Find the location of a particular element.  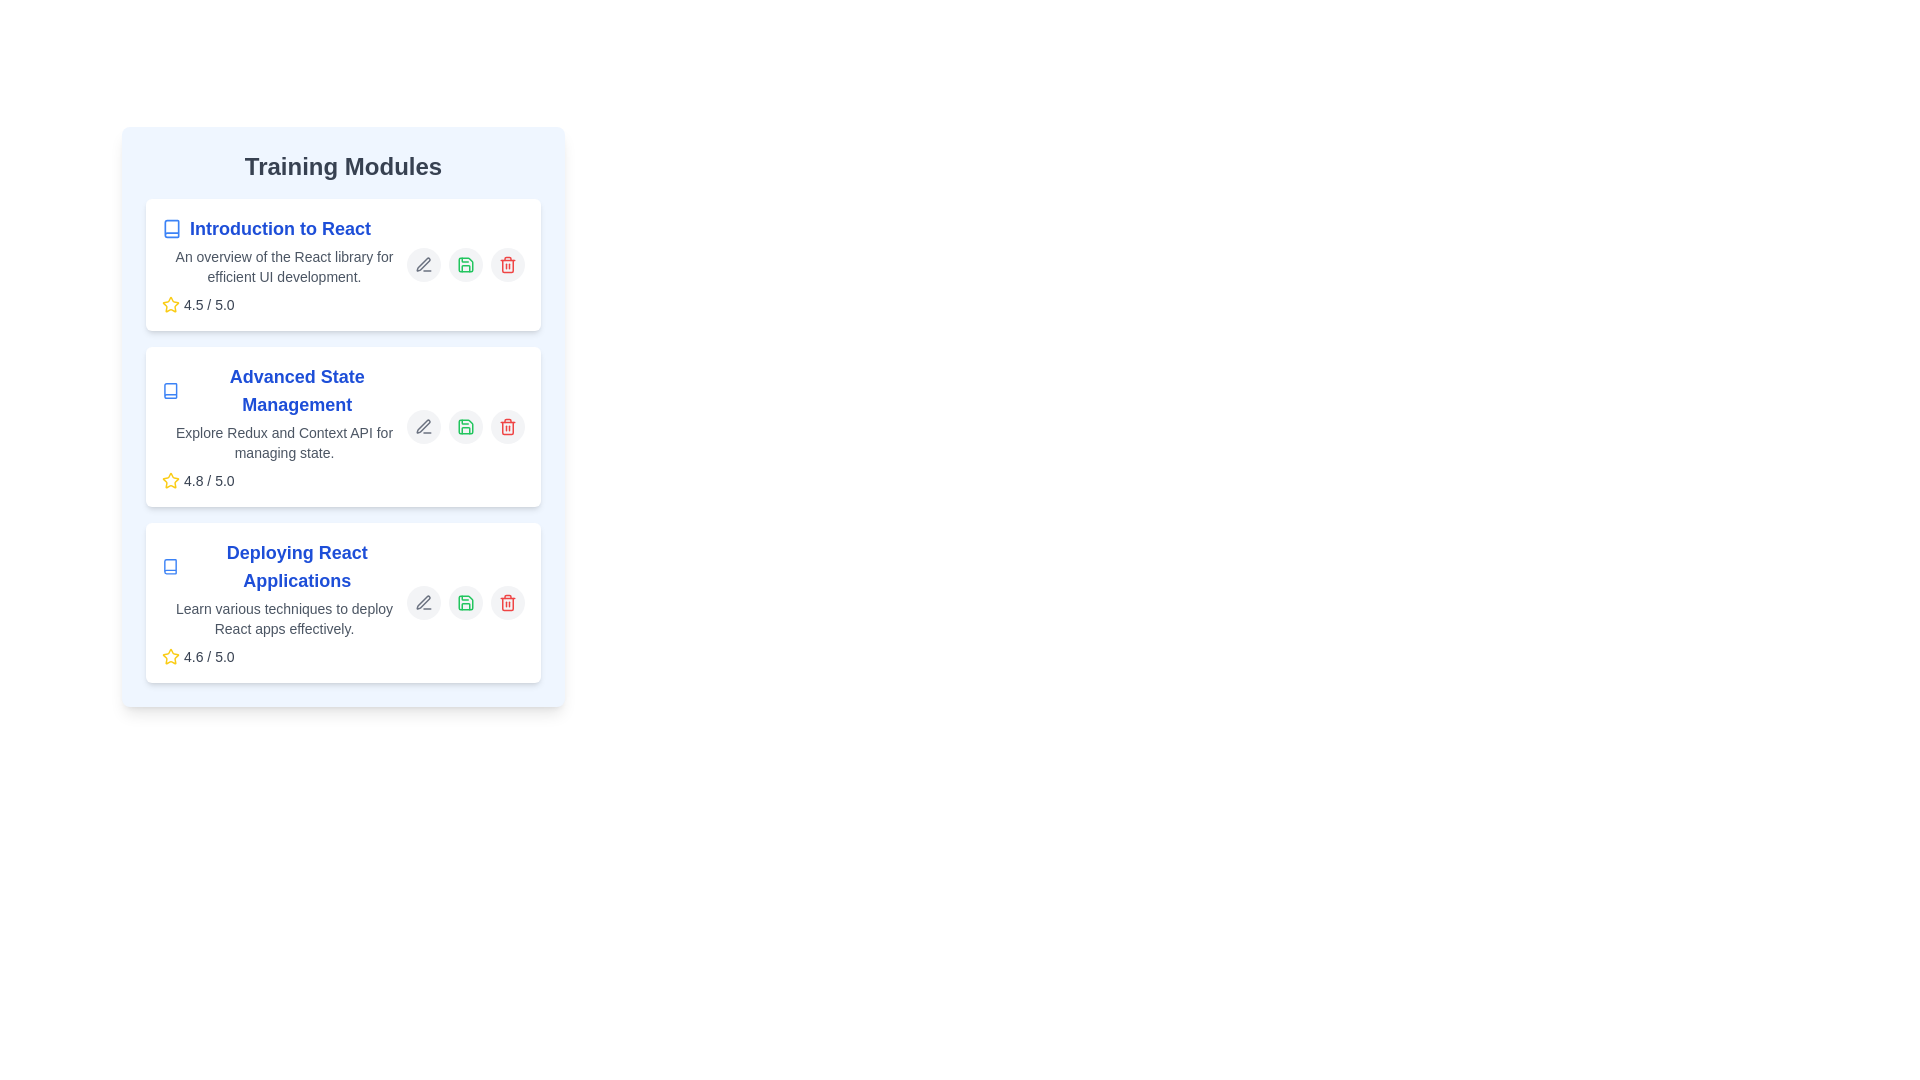

the numerical rating Text label in the 'Advanced State Management' module card, which displays the quality or popularity rating, located below the title and description text, and to the right of a star icon is located at coordinates (209, 481).